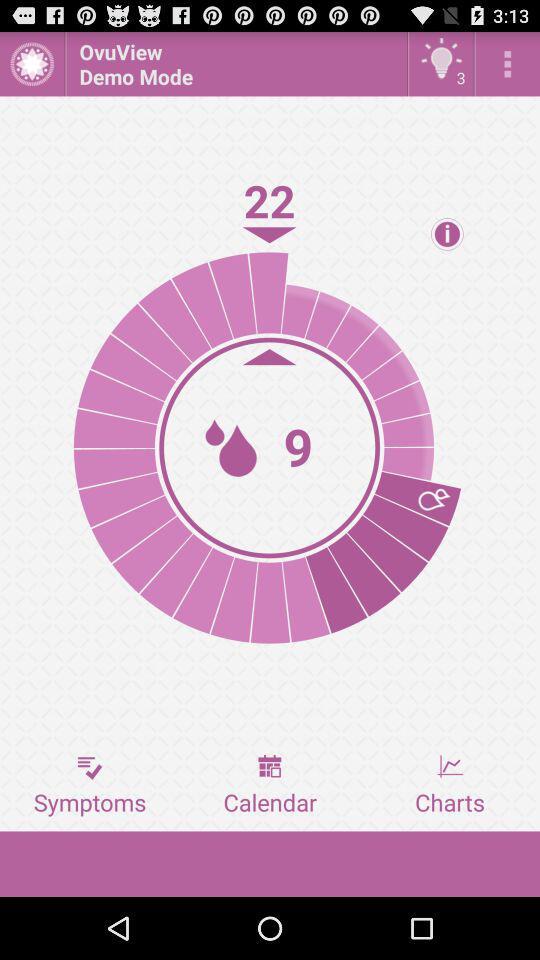 This screenshot has width=540, height=960. What do you see at coordinates (270, 785) in the screenshot?
I see `calendar button` at bounding box center [270, 785].